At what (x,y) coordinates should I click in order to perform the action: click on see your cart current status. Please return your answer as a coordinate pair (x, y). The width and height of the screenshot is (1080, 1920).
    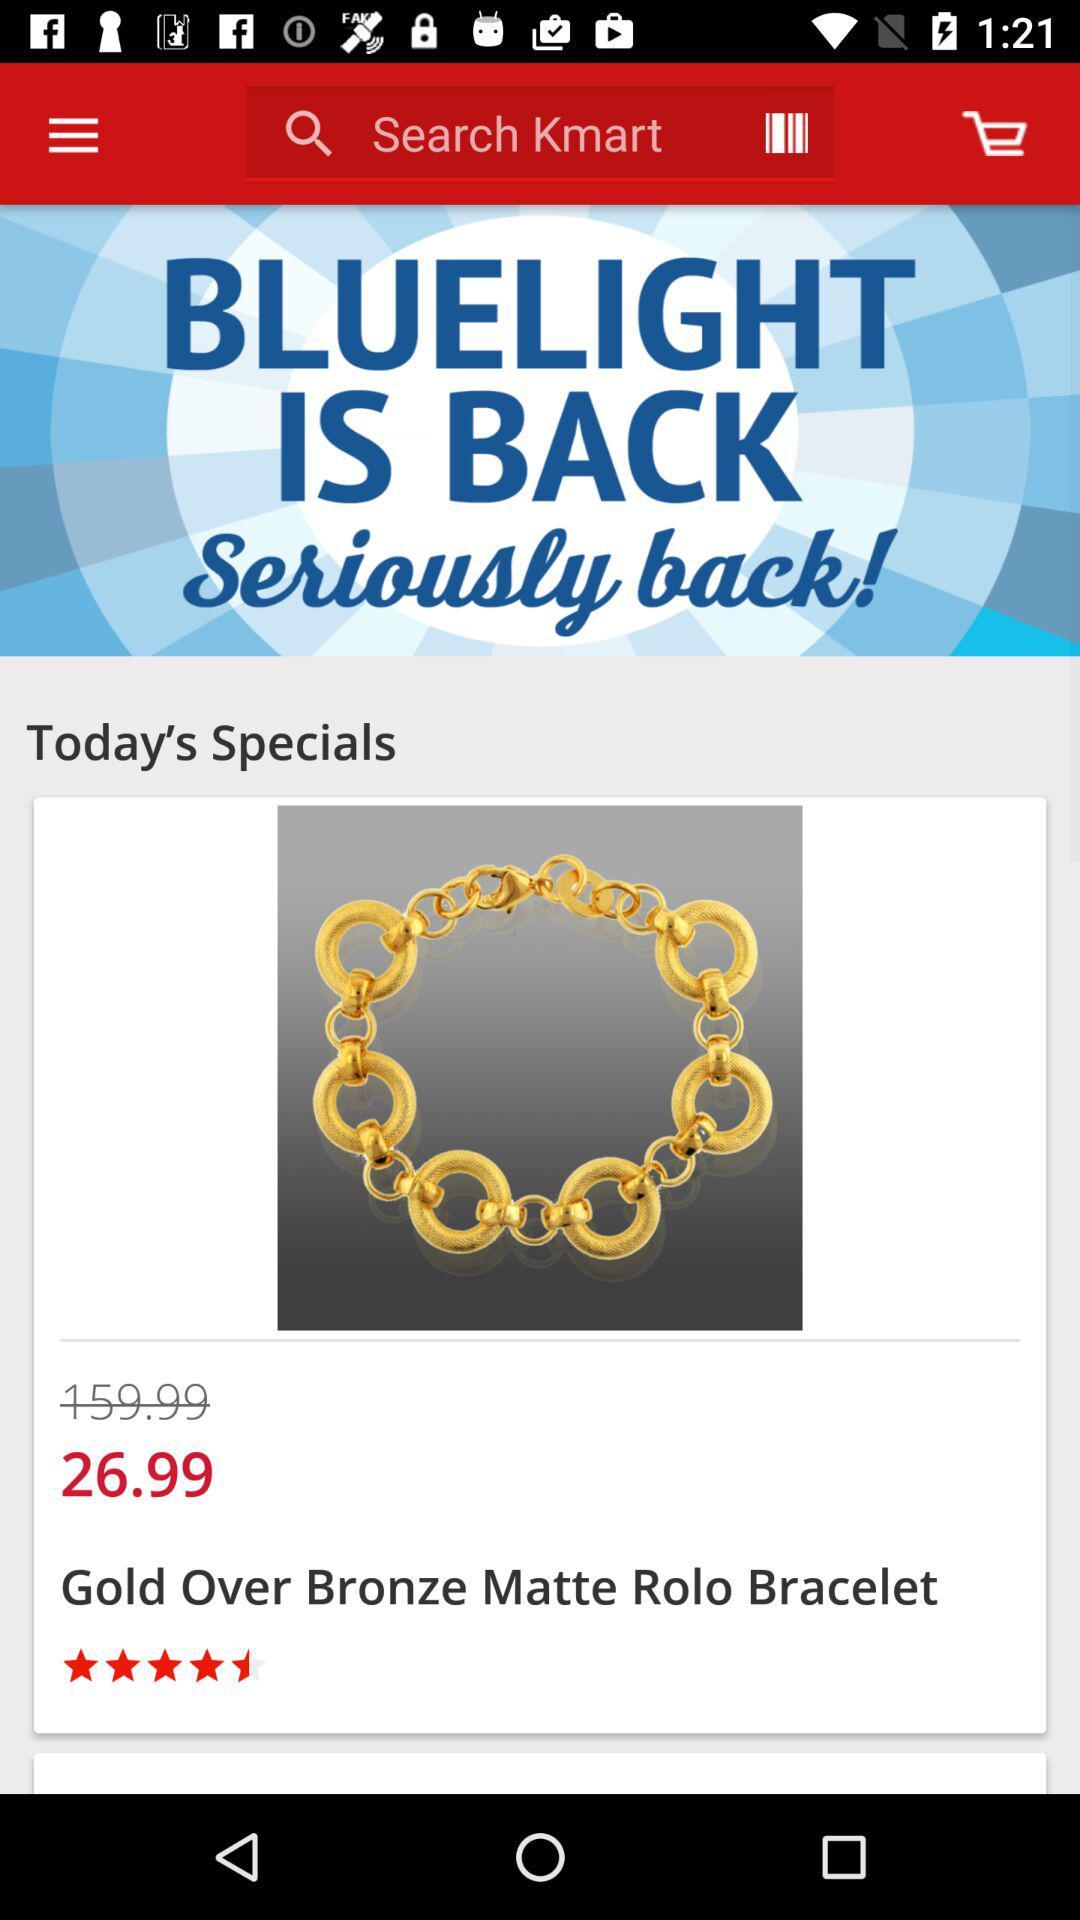
    Looking at the image, I should click on (994, 132).